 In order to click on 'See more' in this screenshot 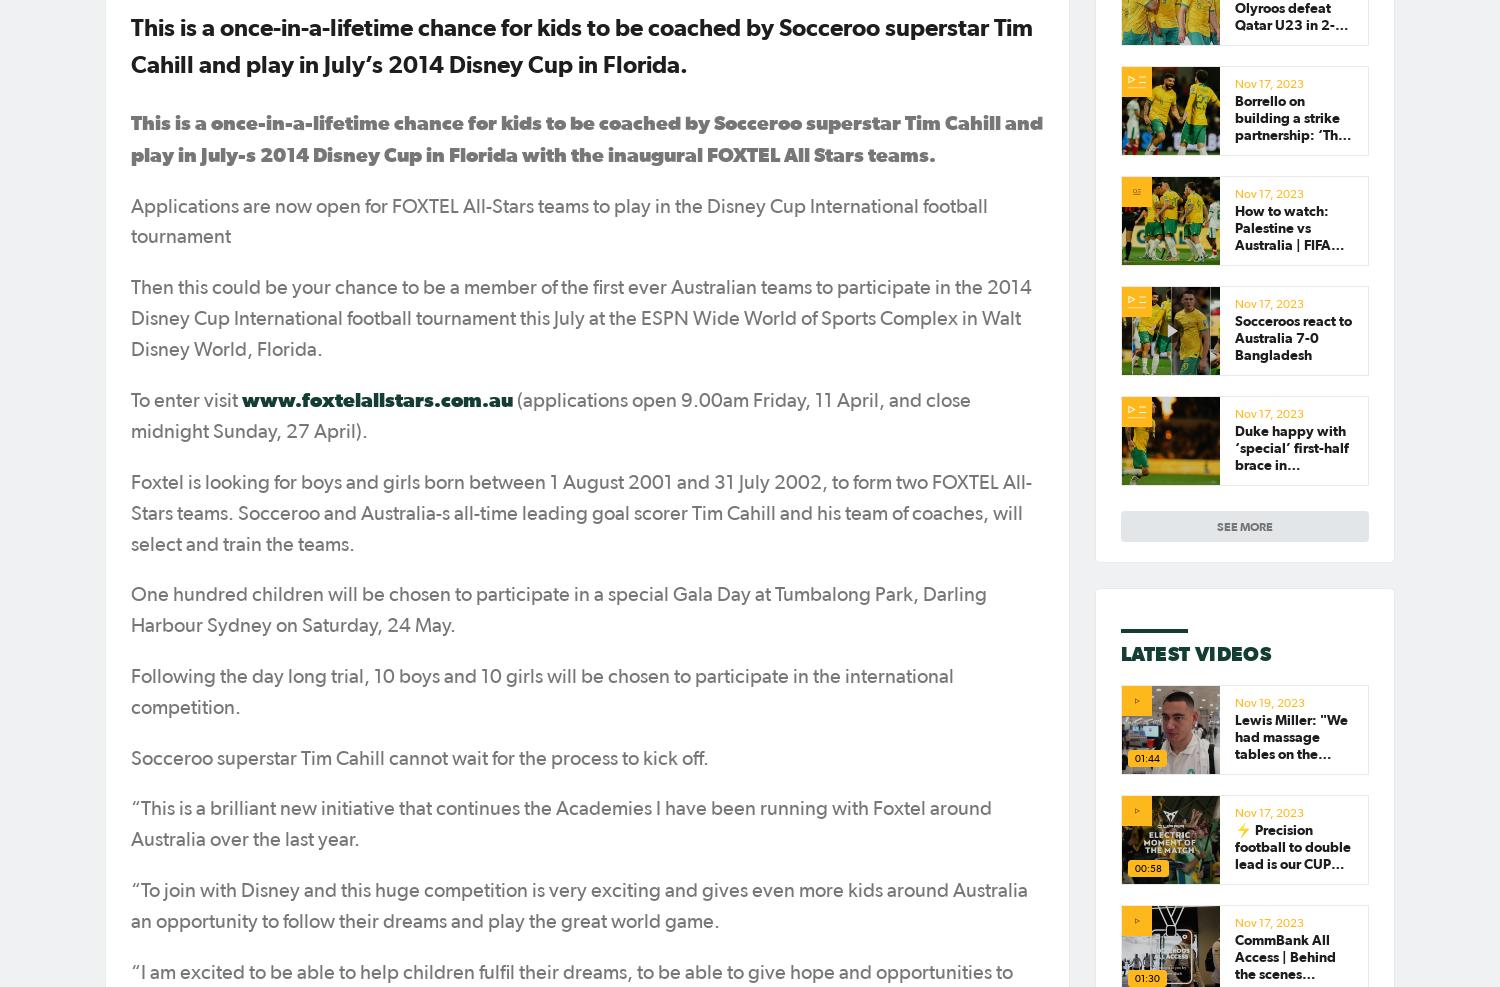, I will do `click(1244, 526)`.